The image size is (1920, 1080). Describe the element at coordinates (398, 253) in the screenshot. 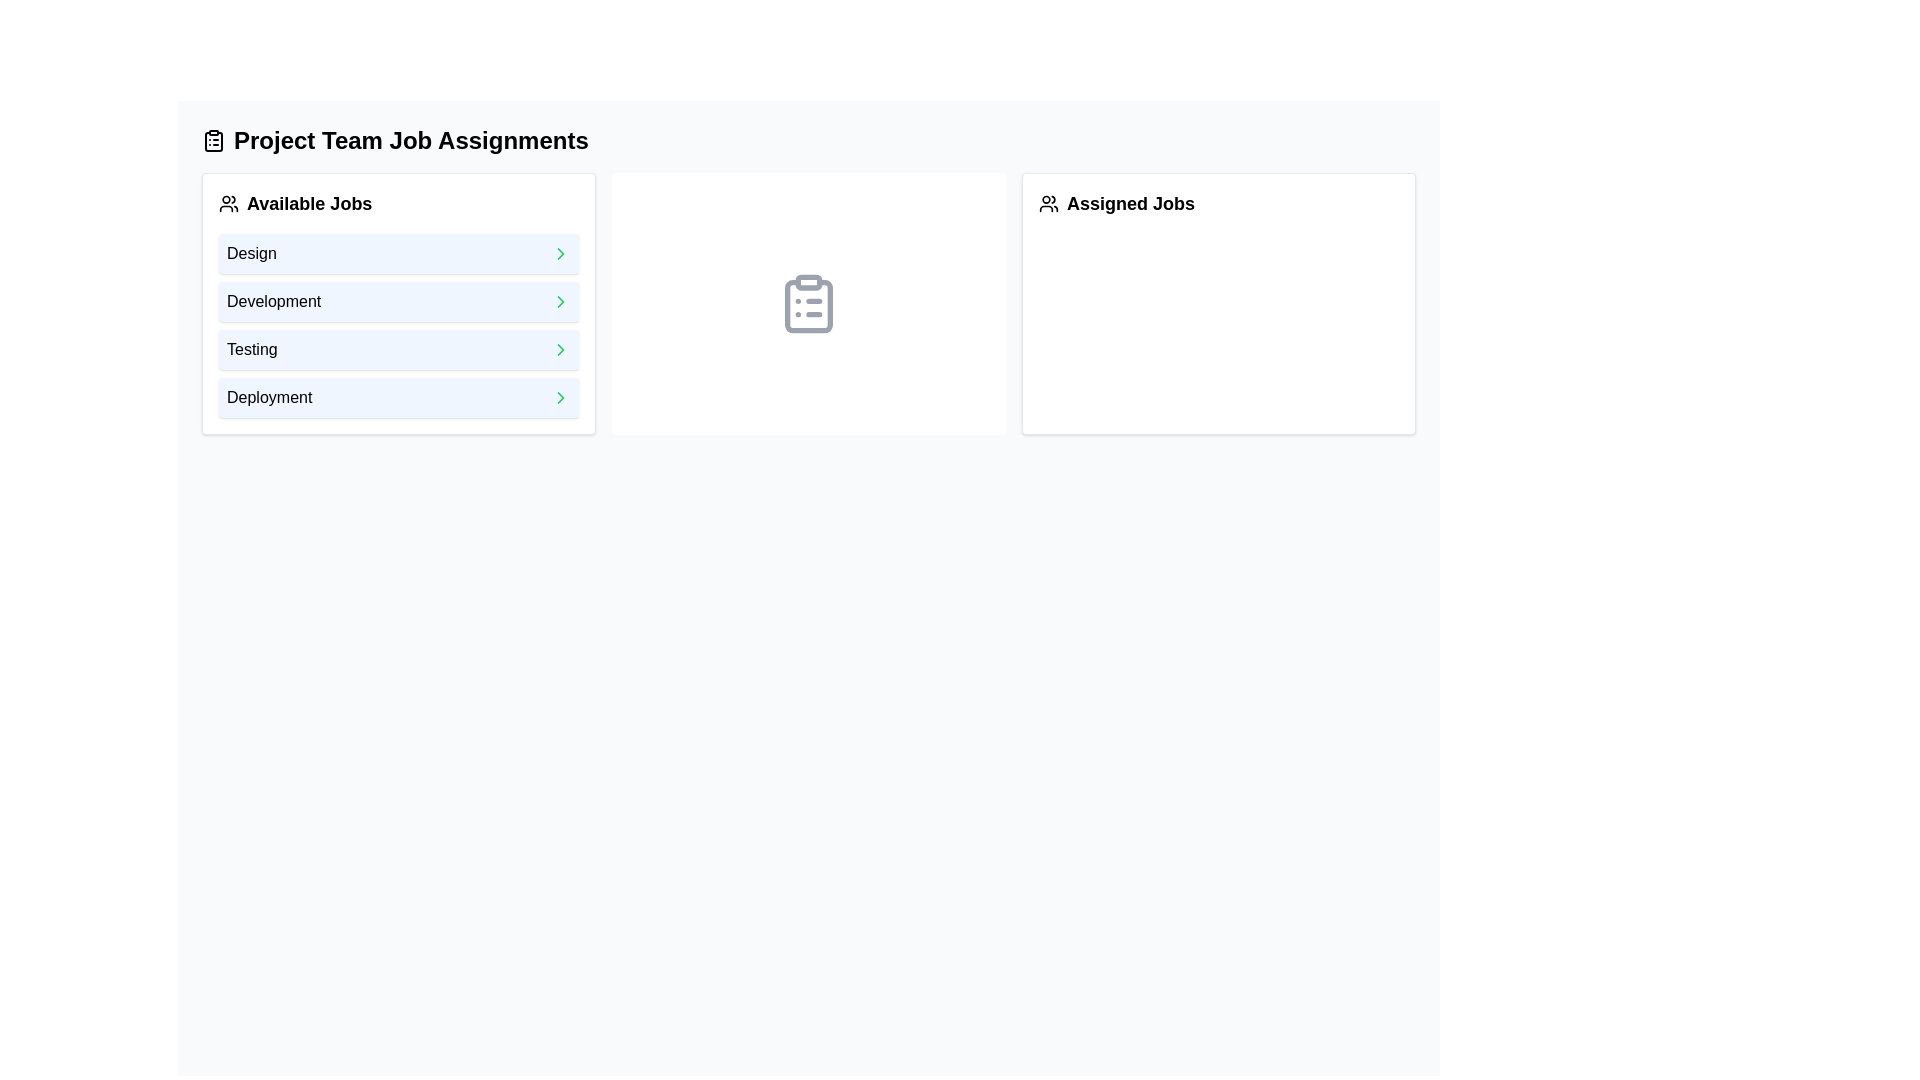

I see `the 'Design' button in the 'Available Jobs' section under 'Project Team Job Assignments'` at that location.